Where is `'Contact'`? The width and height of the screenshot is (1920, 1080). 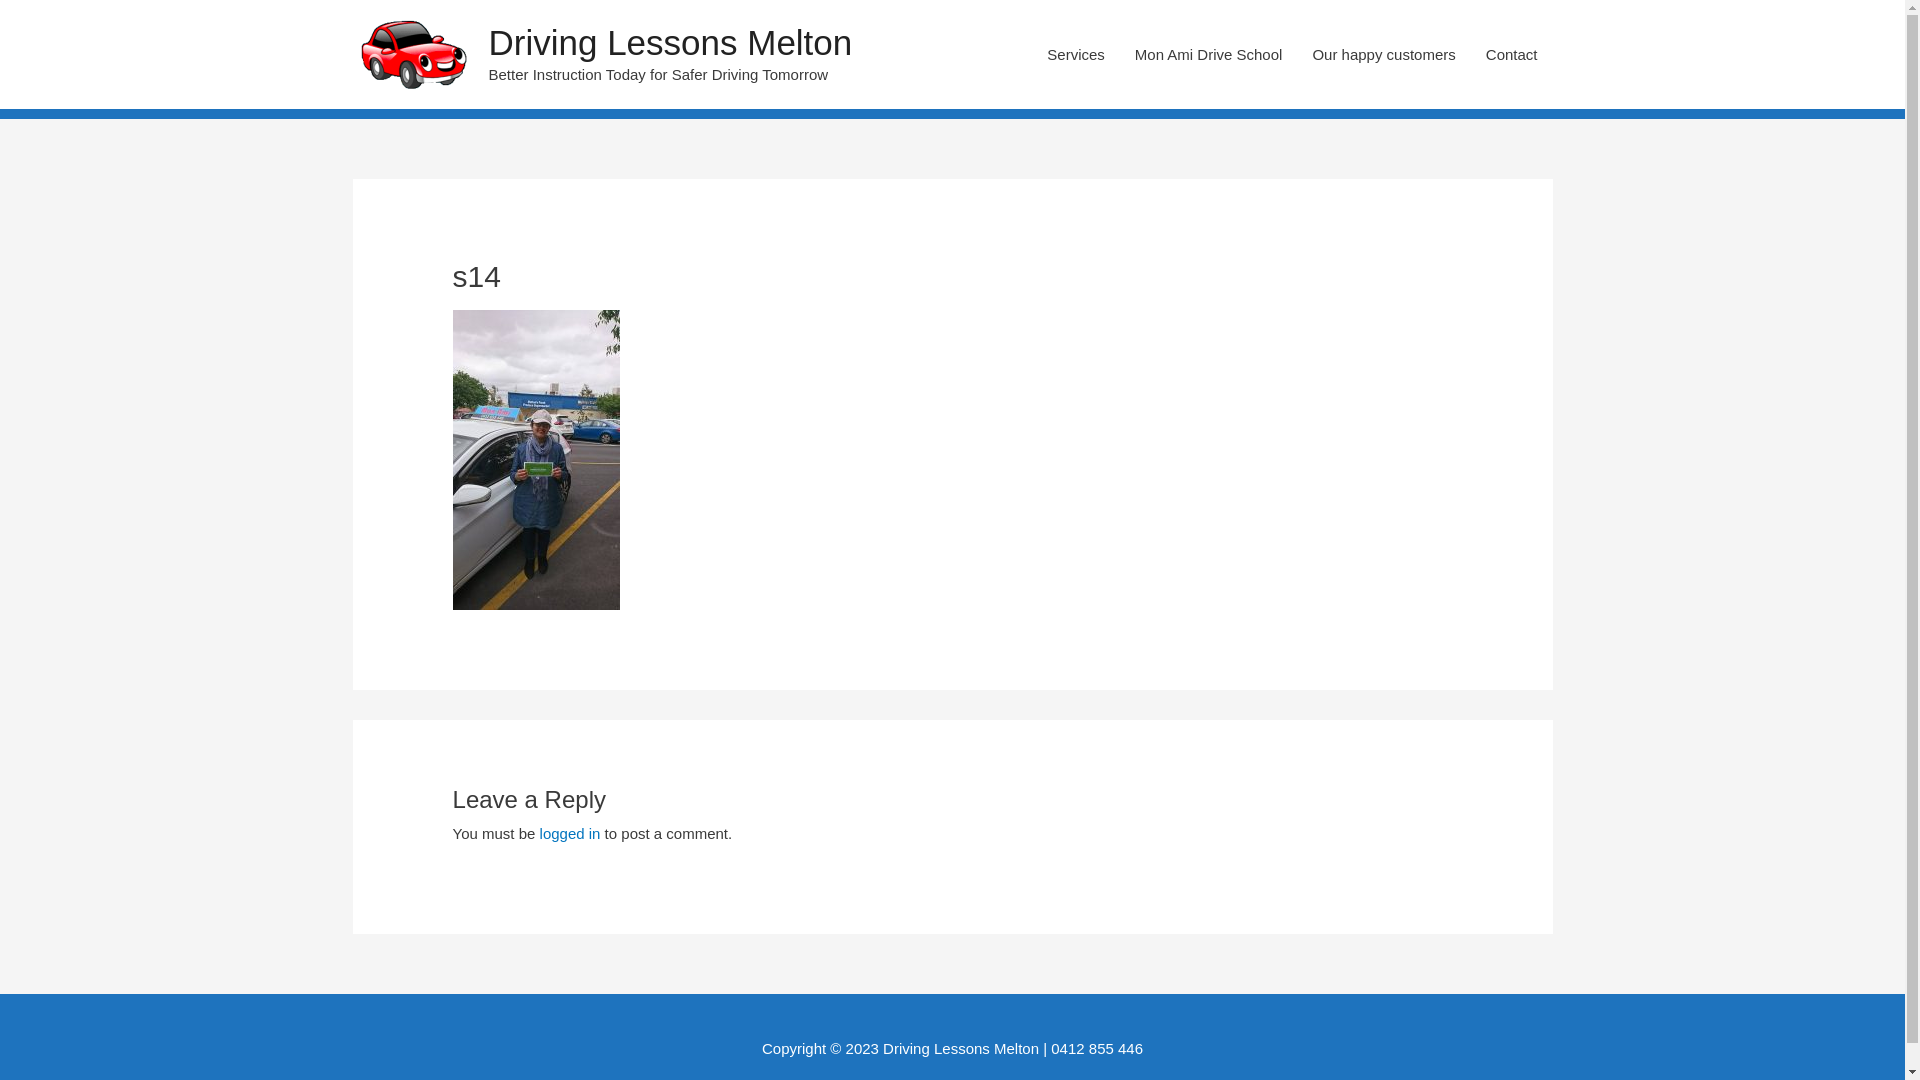
'Contact' is located at coordinates (1470, 53).